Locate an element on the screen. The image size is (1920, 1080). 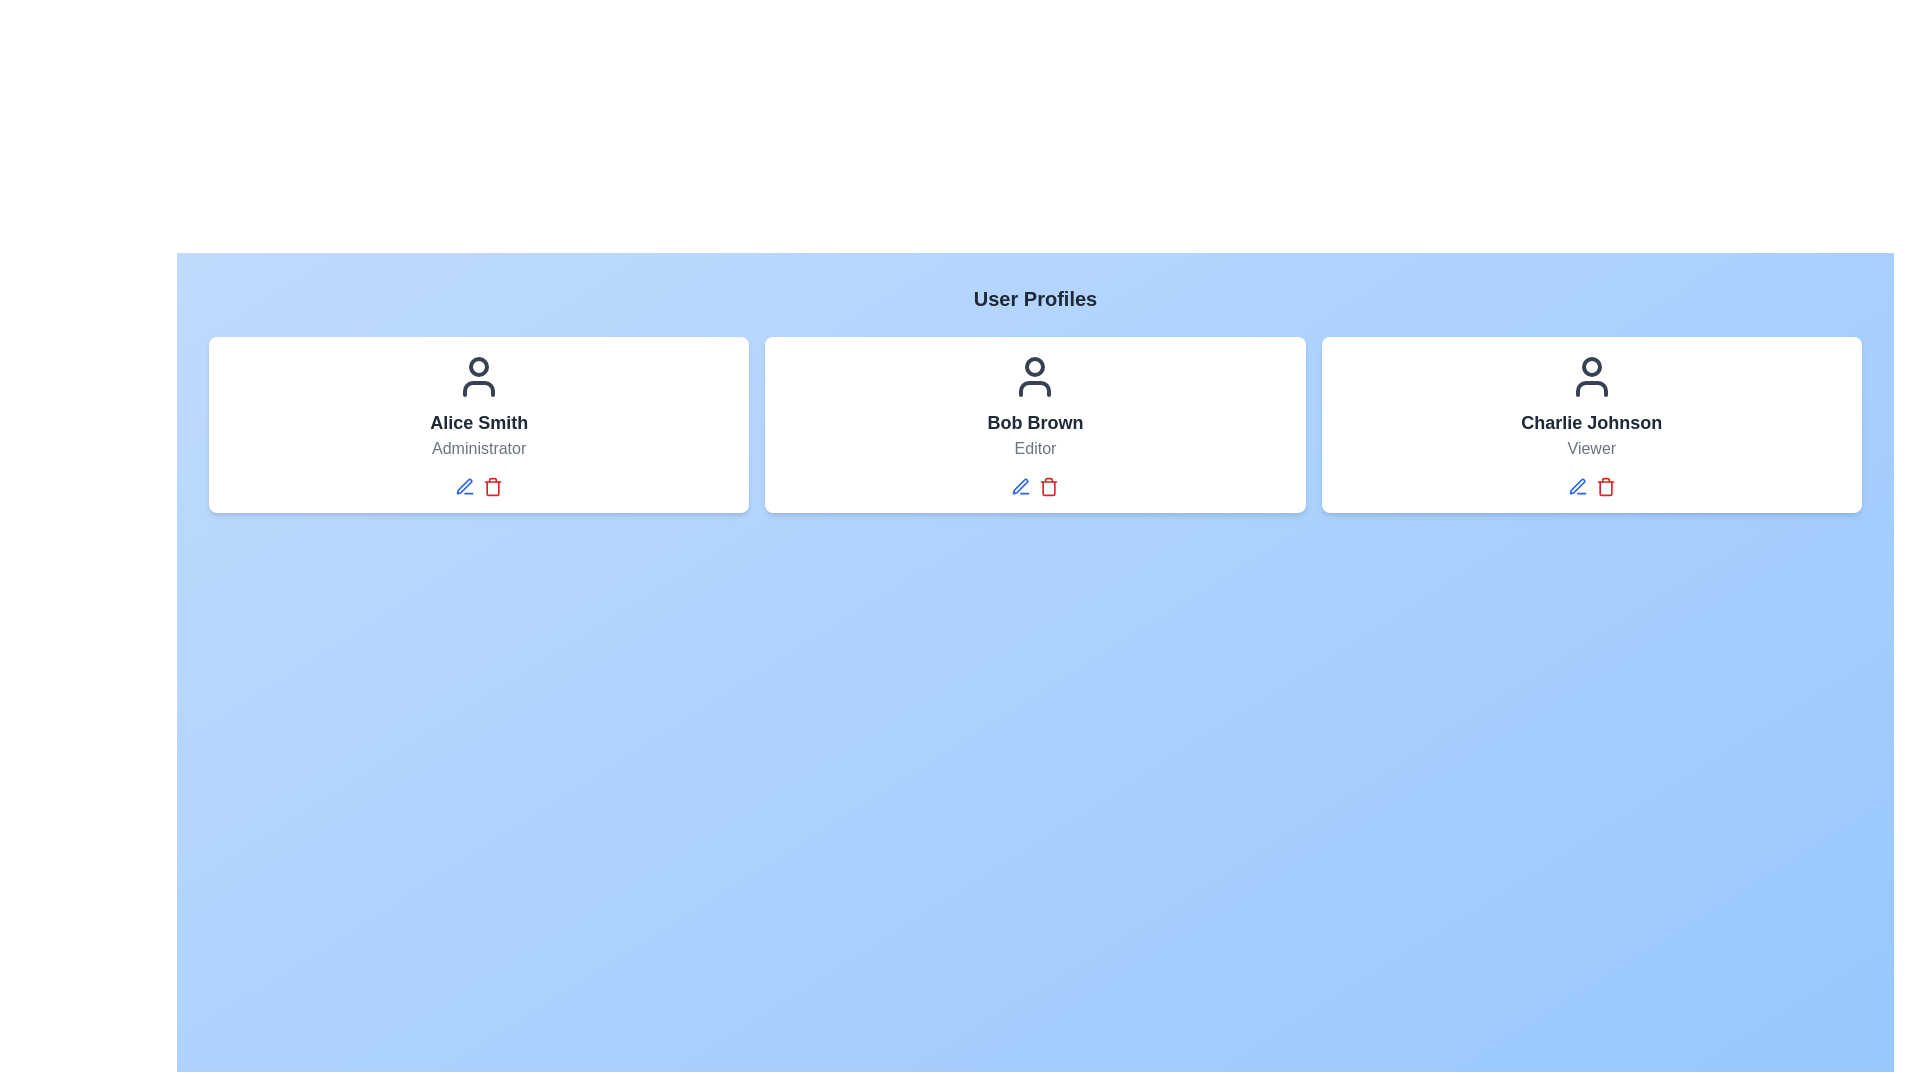
the graphical vector element representing the bottom portion of the user profile icon for 'Bob Brown, Editor' is located at coordinates (1035, 389).